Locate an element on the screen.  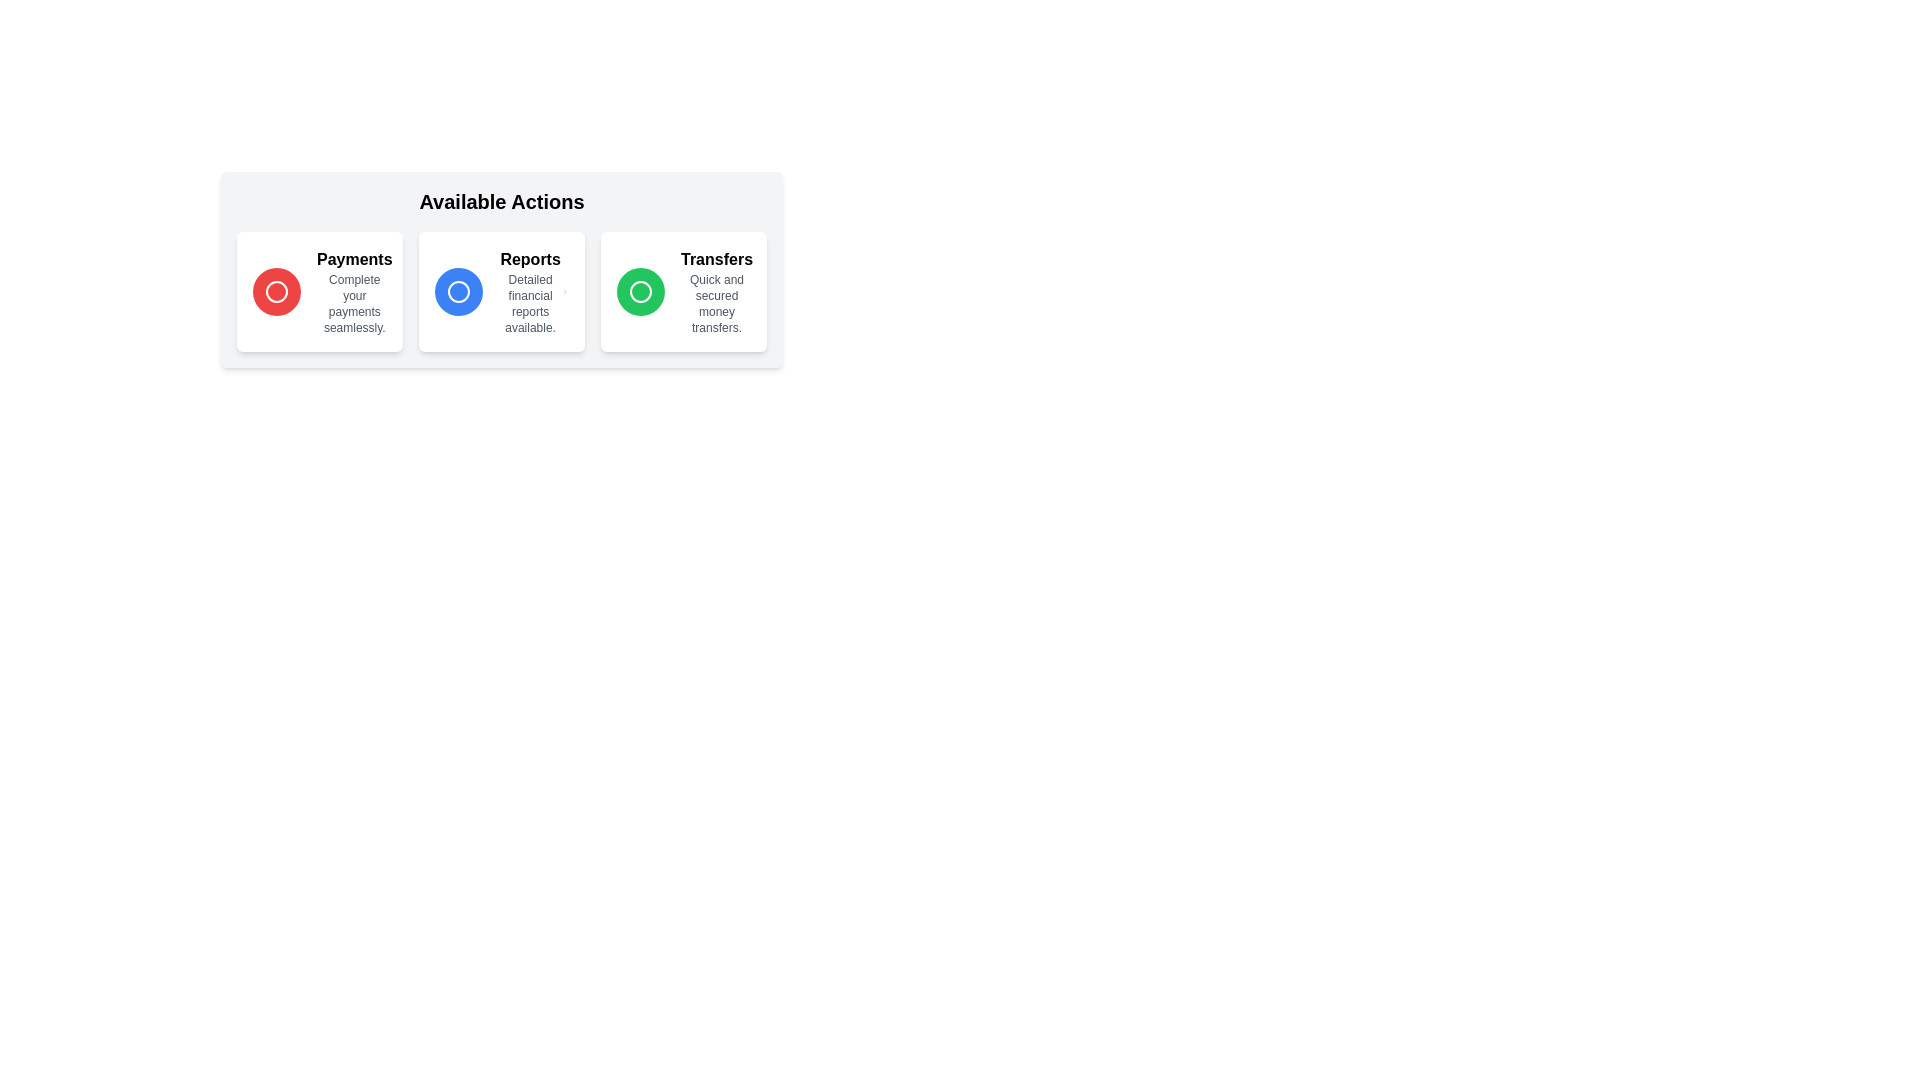
the circular icon located within the first card beneath the heading 'Available Actions' to initiate or manage payments is located at coordinates (276, 292).